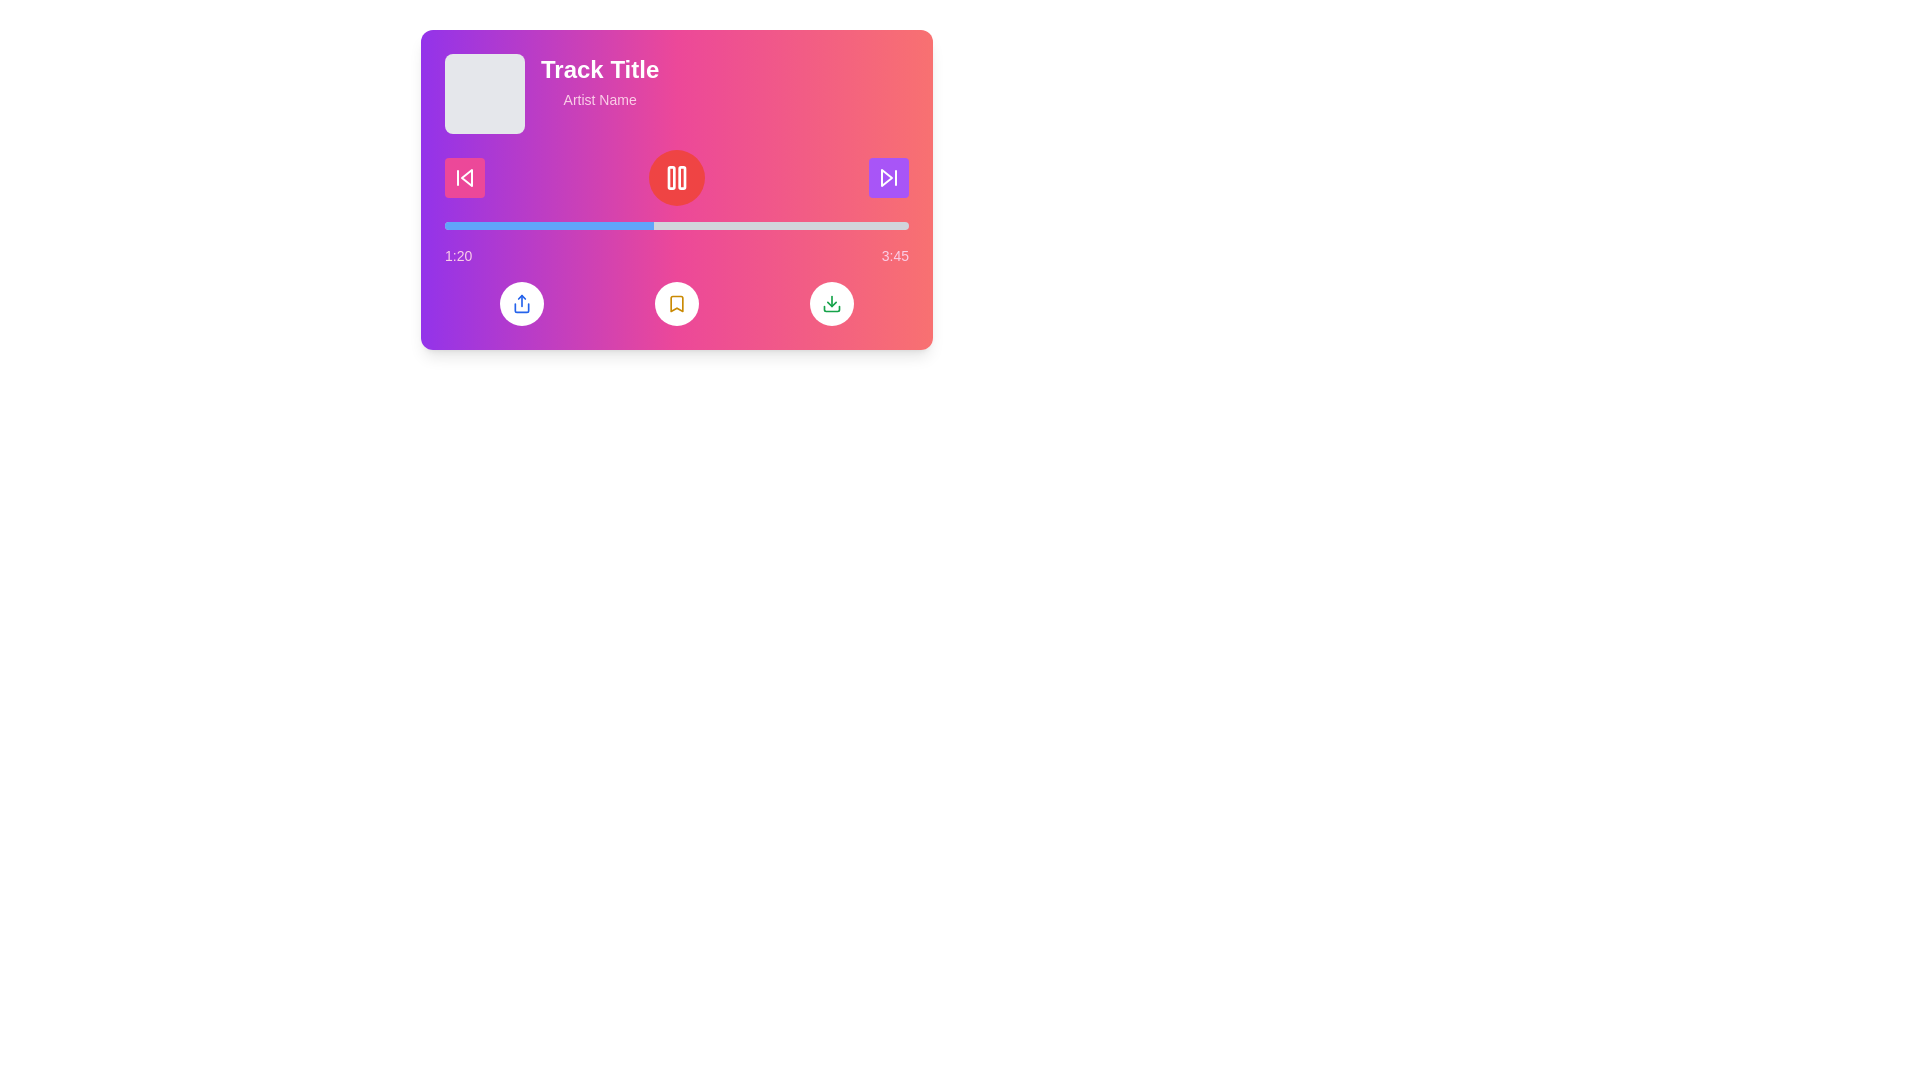  I want to click on the circular 'Share' button with a blue upward arrow icon, located below the music player's progress bar, so click(522, 304).